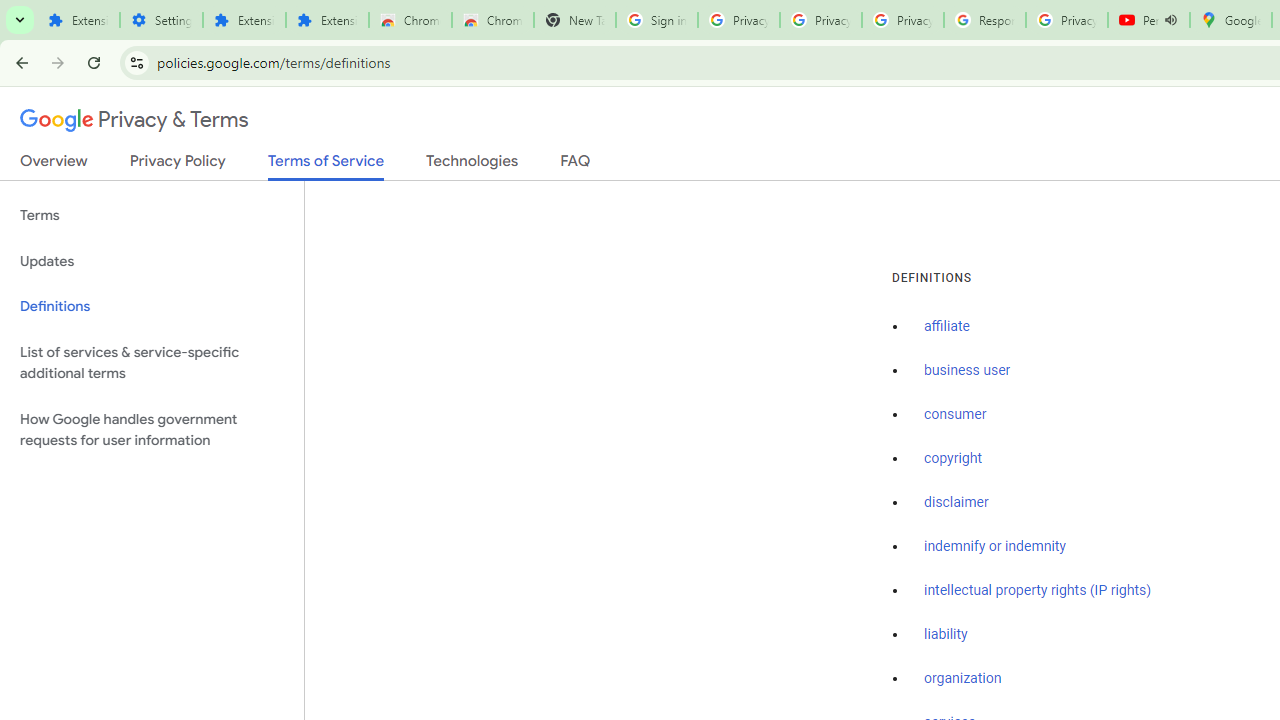  What do you see at coordinates (955, 501) in the screenshot?
I see `'disclaimer'` at bounding box center [955, 501].